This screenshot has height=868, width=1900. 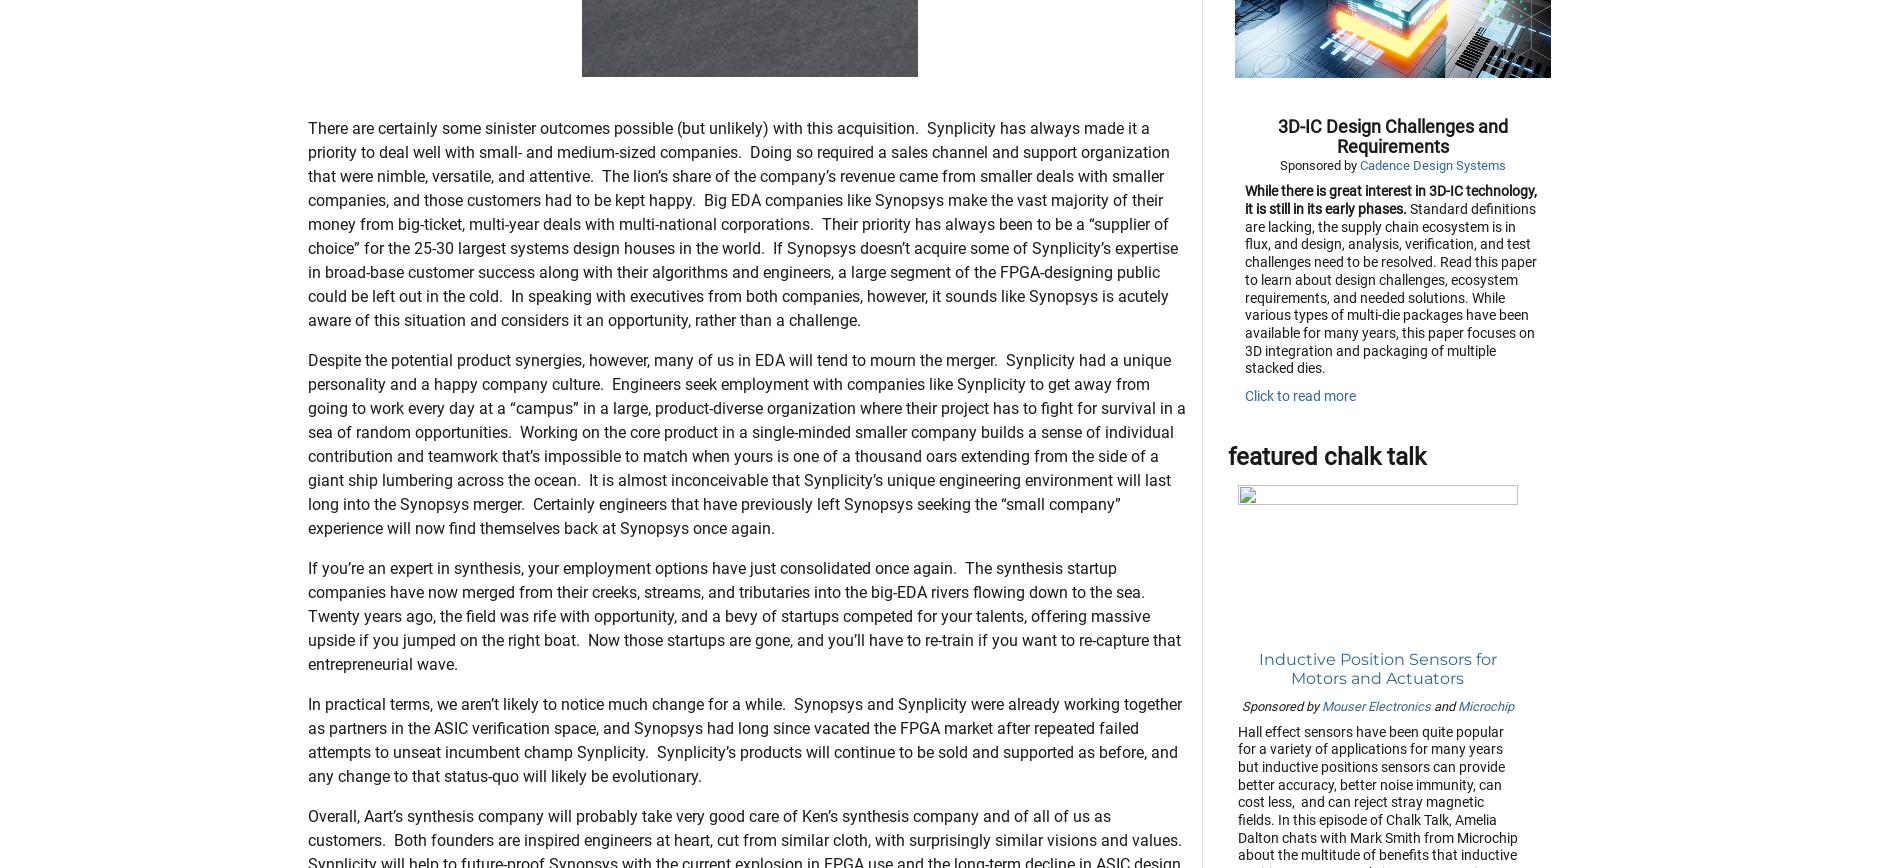 I want to click on 'and', so click(x=1443, y=805).